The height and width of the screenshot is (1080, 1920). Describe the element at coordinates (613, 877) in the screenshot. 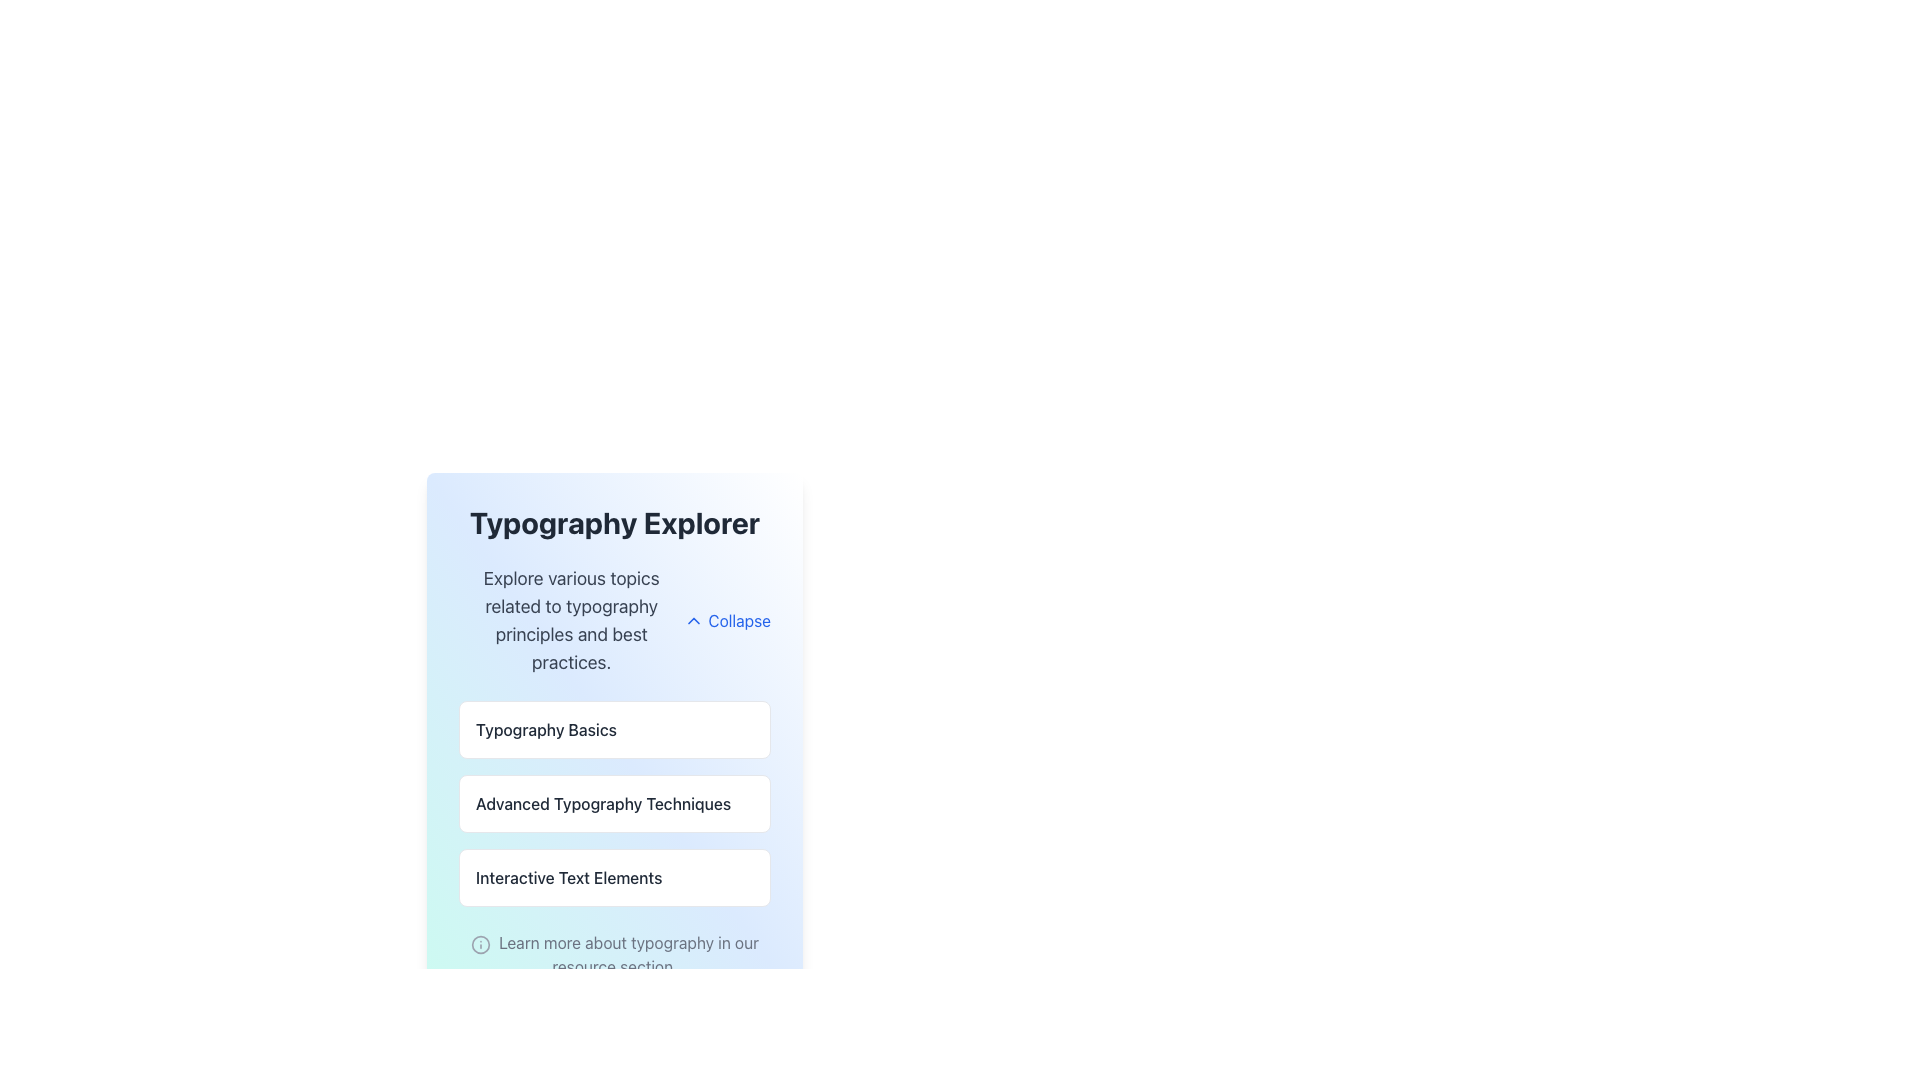

I see `the third card in the vertical arrangement under the 'Typography Explorer' section` at that location.